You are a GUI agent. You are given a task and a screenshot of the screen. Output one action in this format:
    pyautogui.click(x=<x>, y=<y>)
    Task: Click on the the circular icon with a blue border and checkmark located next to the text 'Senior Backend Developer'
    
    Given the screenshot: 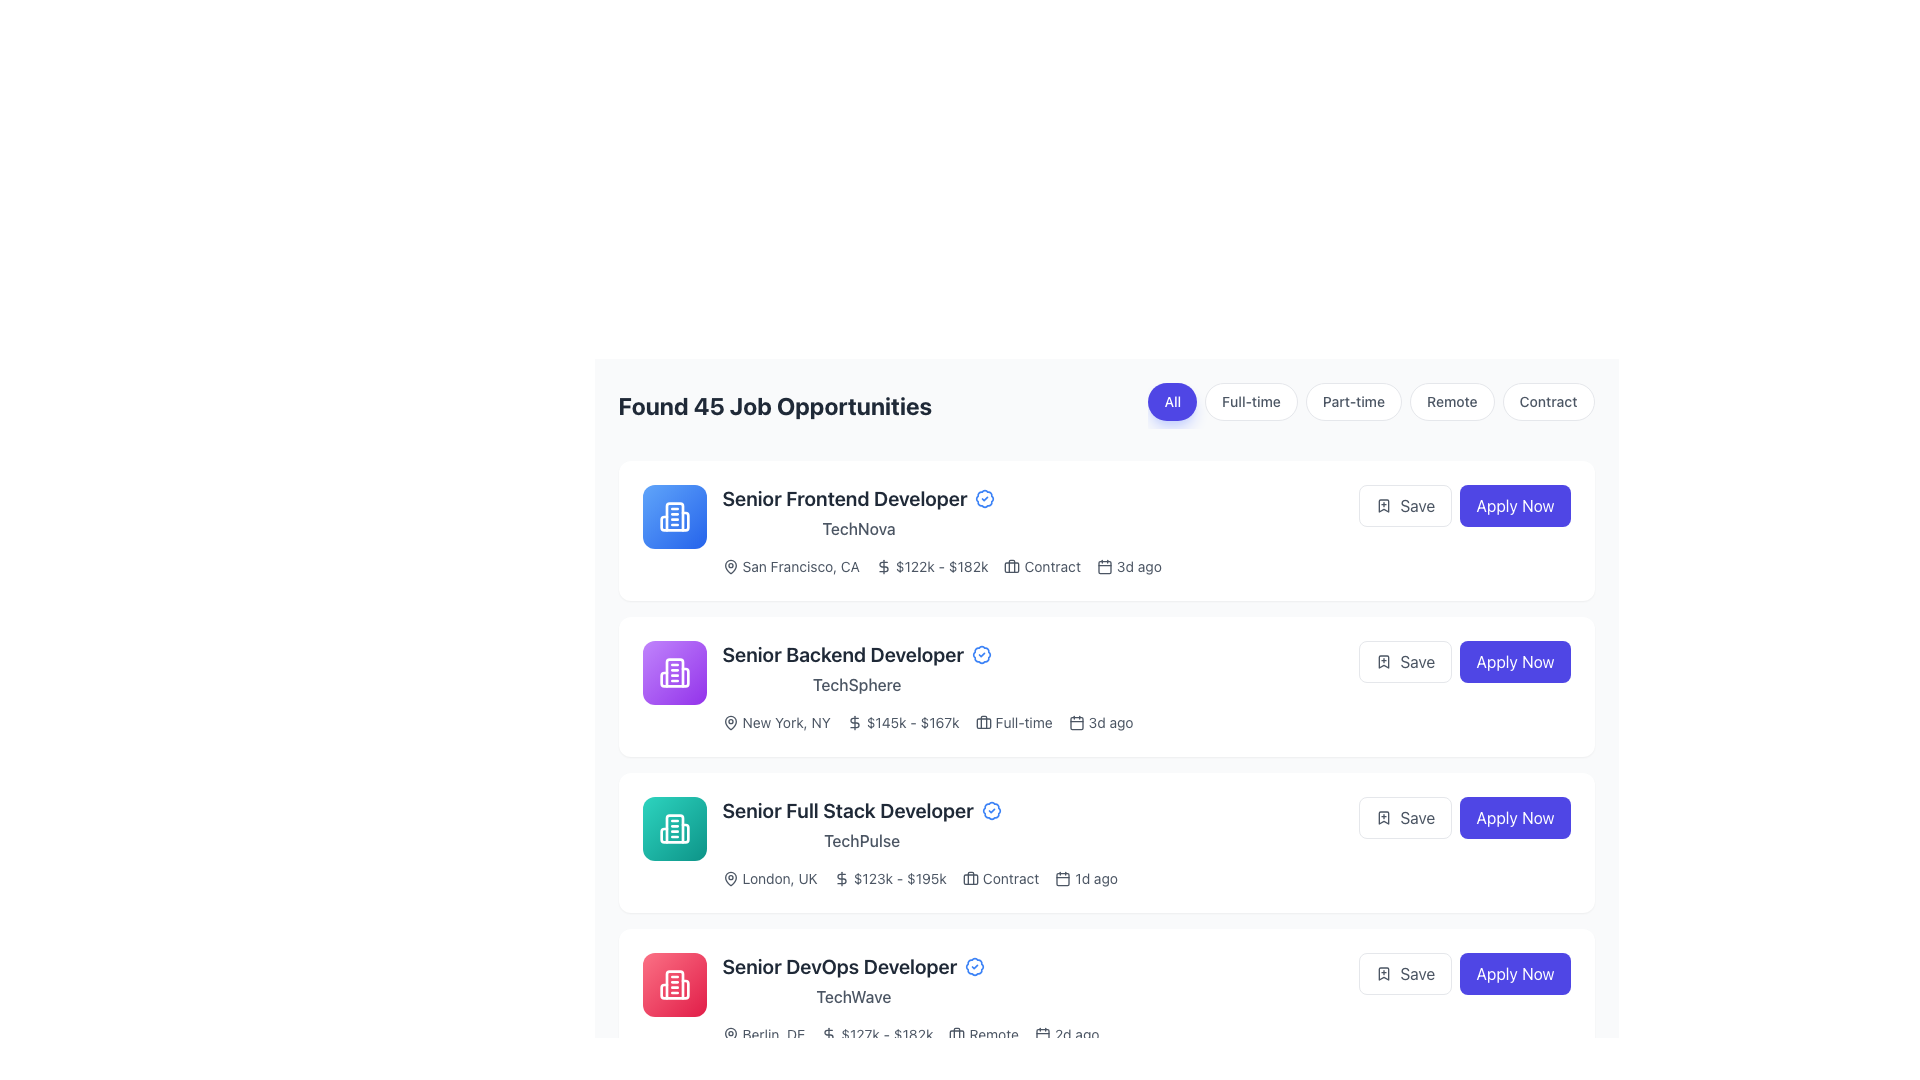 What is the action you would take?
    pyautogui.click(x=981, y=655)
    